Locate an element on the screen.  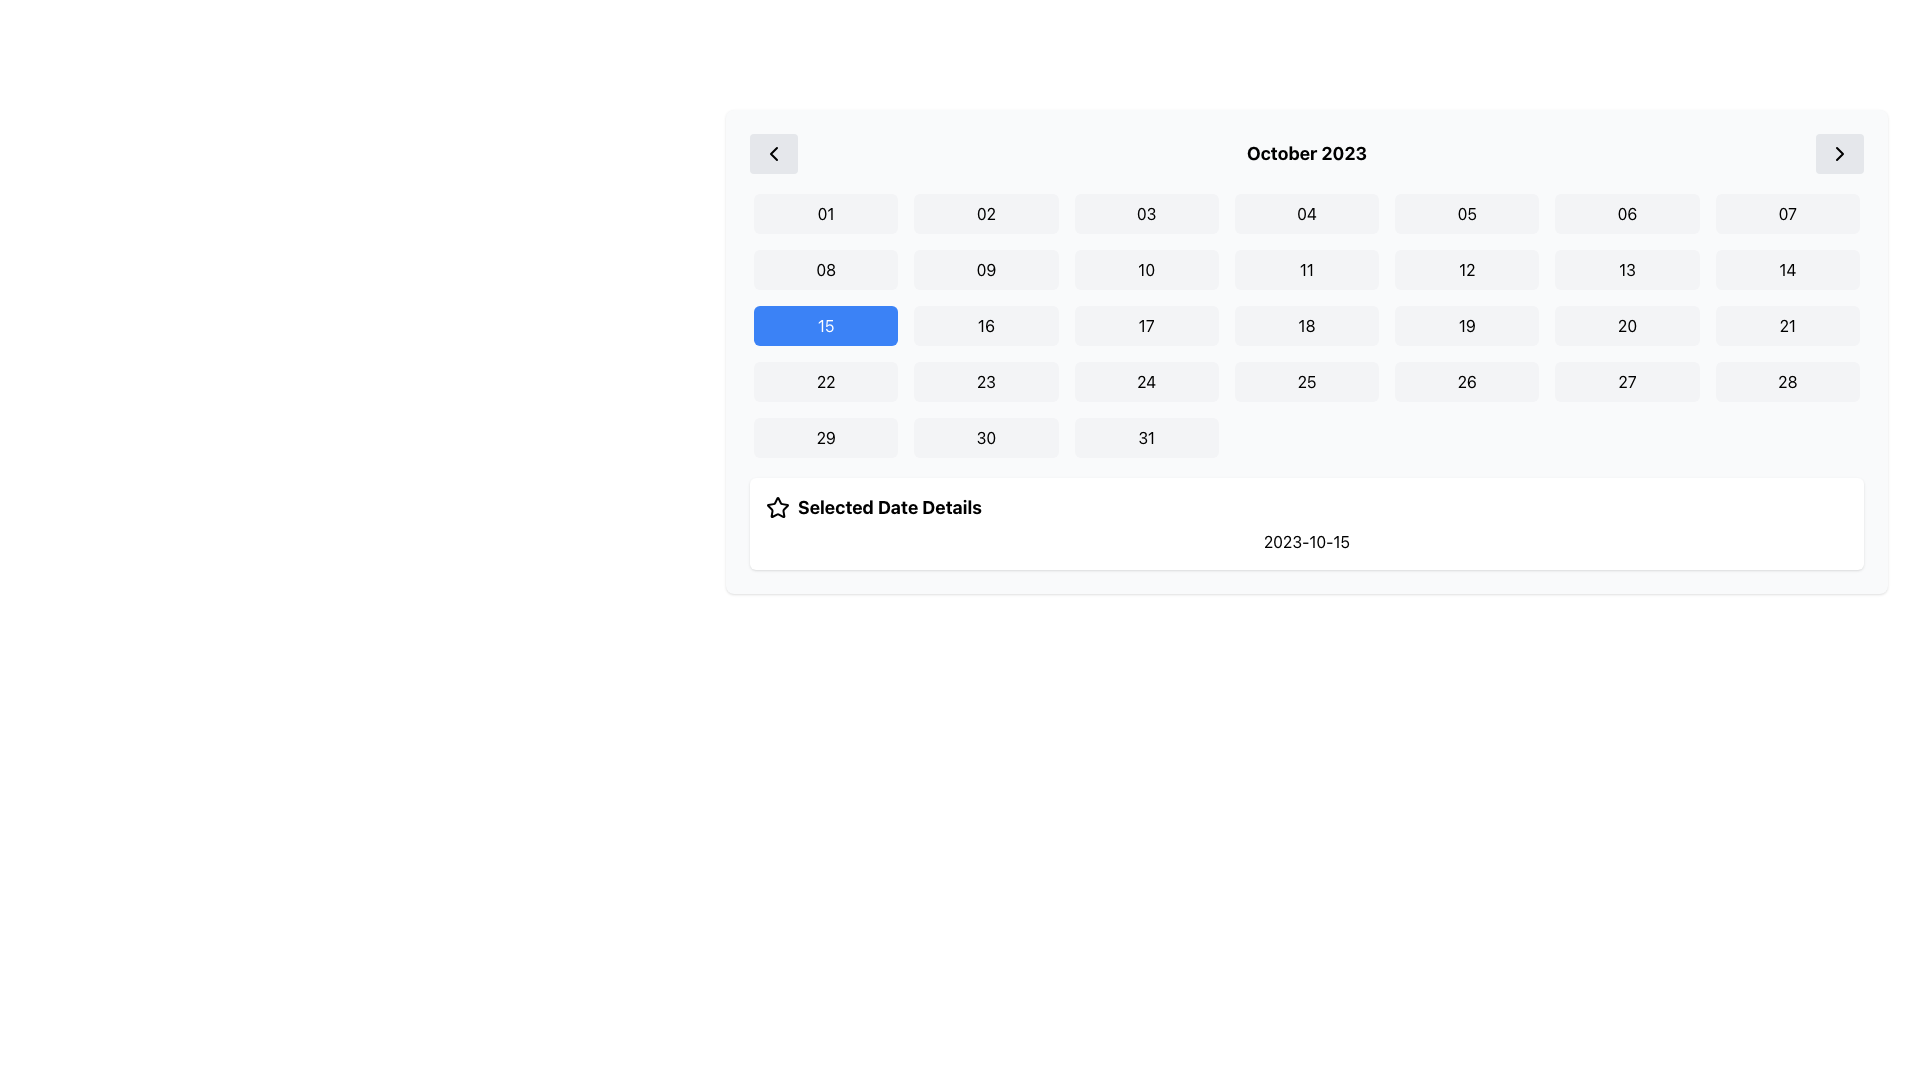
the static text element that displays the current month and year in the calendar interface, located at the center top of the calendar component is located at coordinates (1306, 153).